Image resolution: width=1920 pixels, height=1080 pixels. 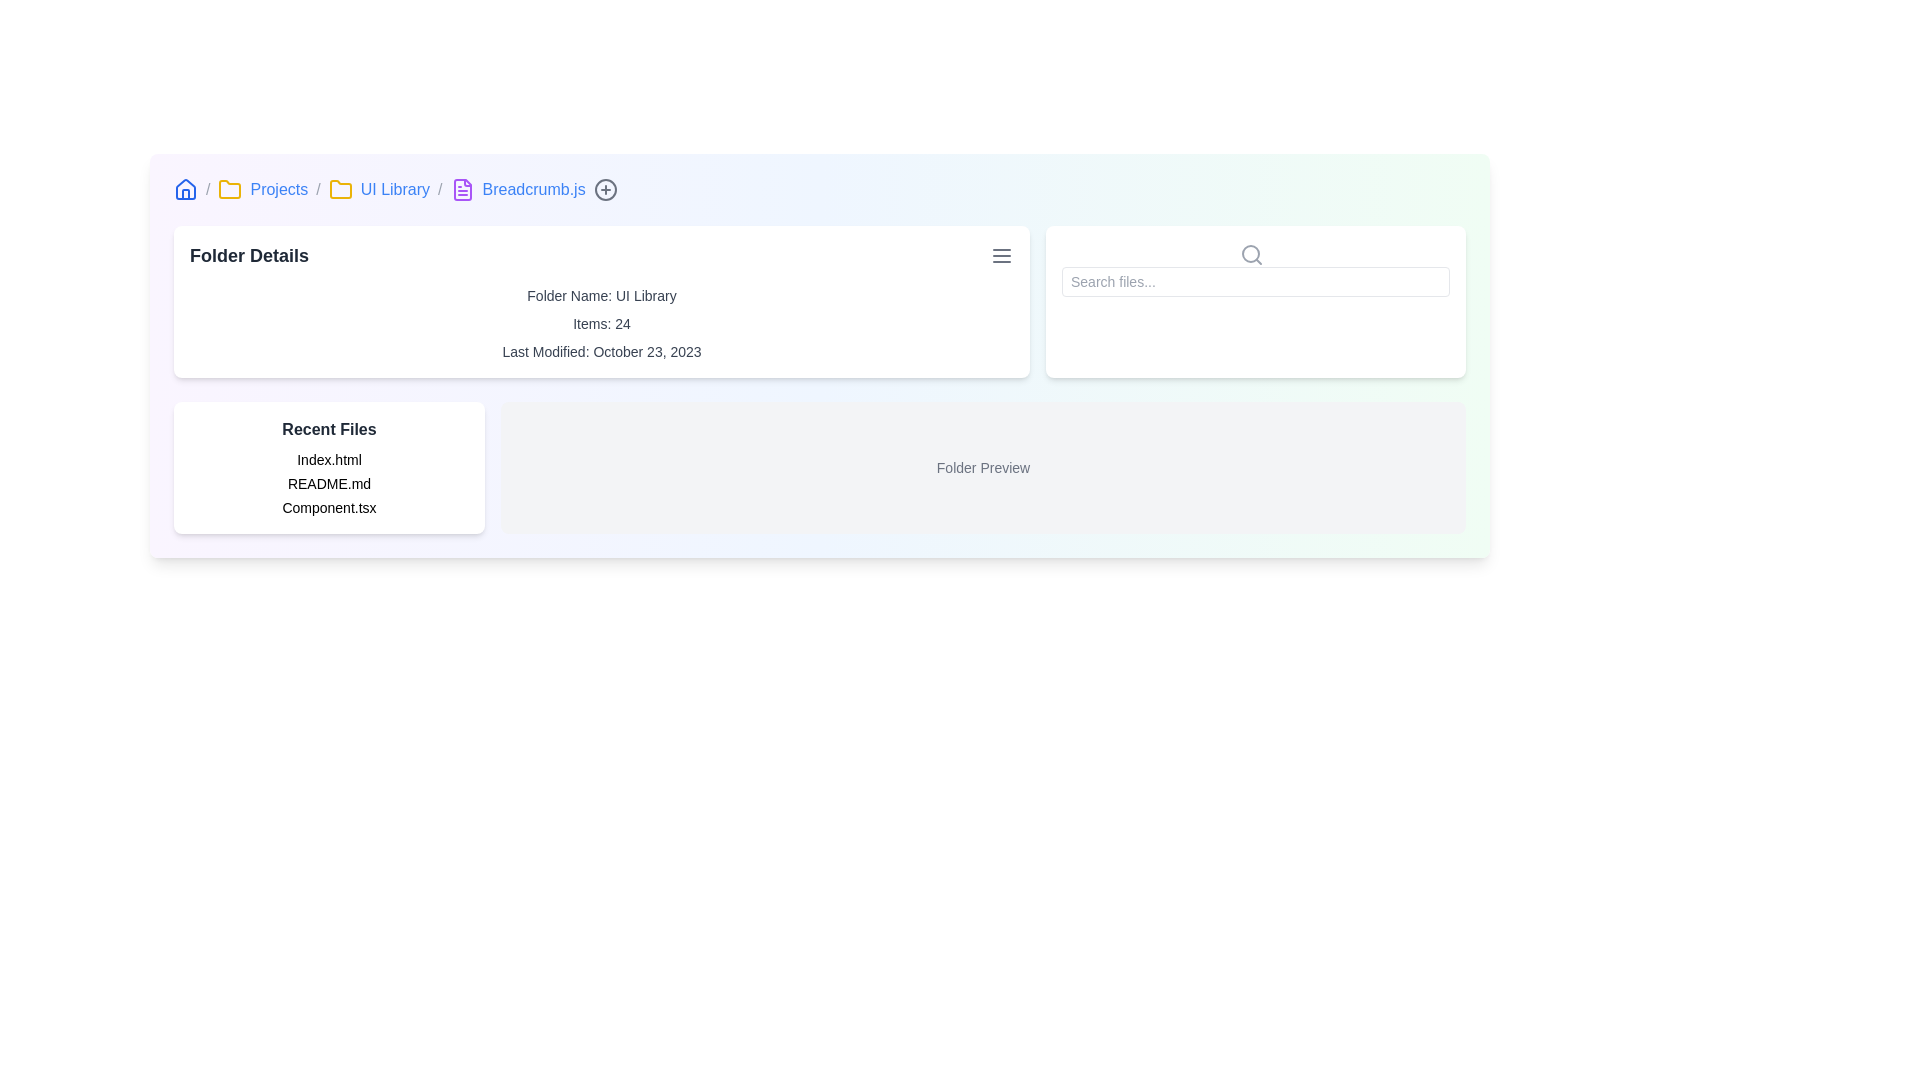 What do you see at coordinates (329, 483) in the screenshot?
I see `the Text label displaying the file name 'README.md' in the 'Recent Files' section, which is the second item in the list` at bounding box center [329, 483].